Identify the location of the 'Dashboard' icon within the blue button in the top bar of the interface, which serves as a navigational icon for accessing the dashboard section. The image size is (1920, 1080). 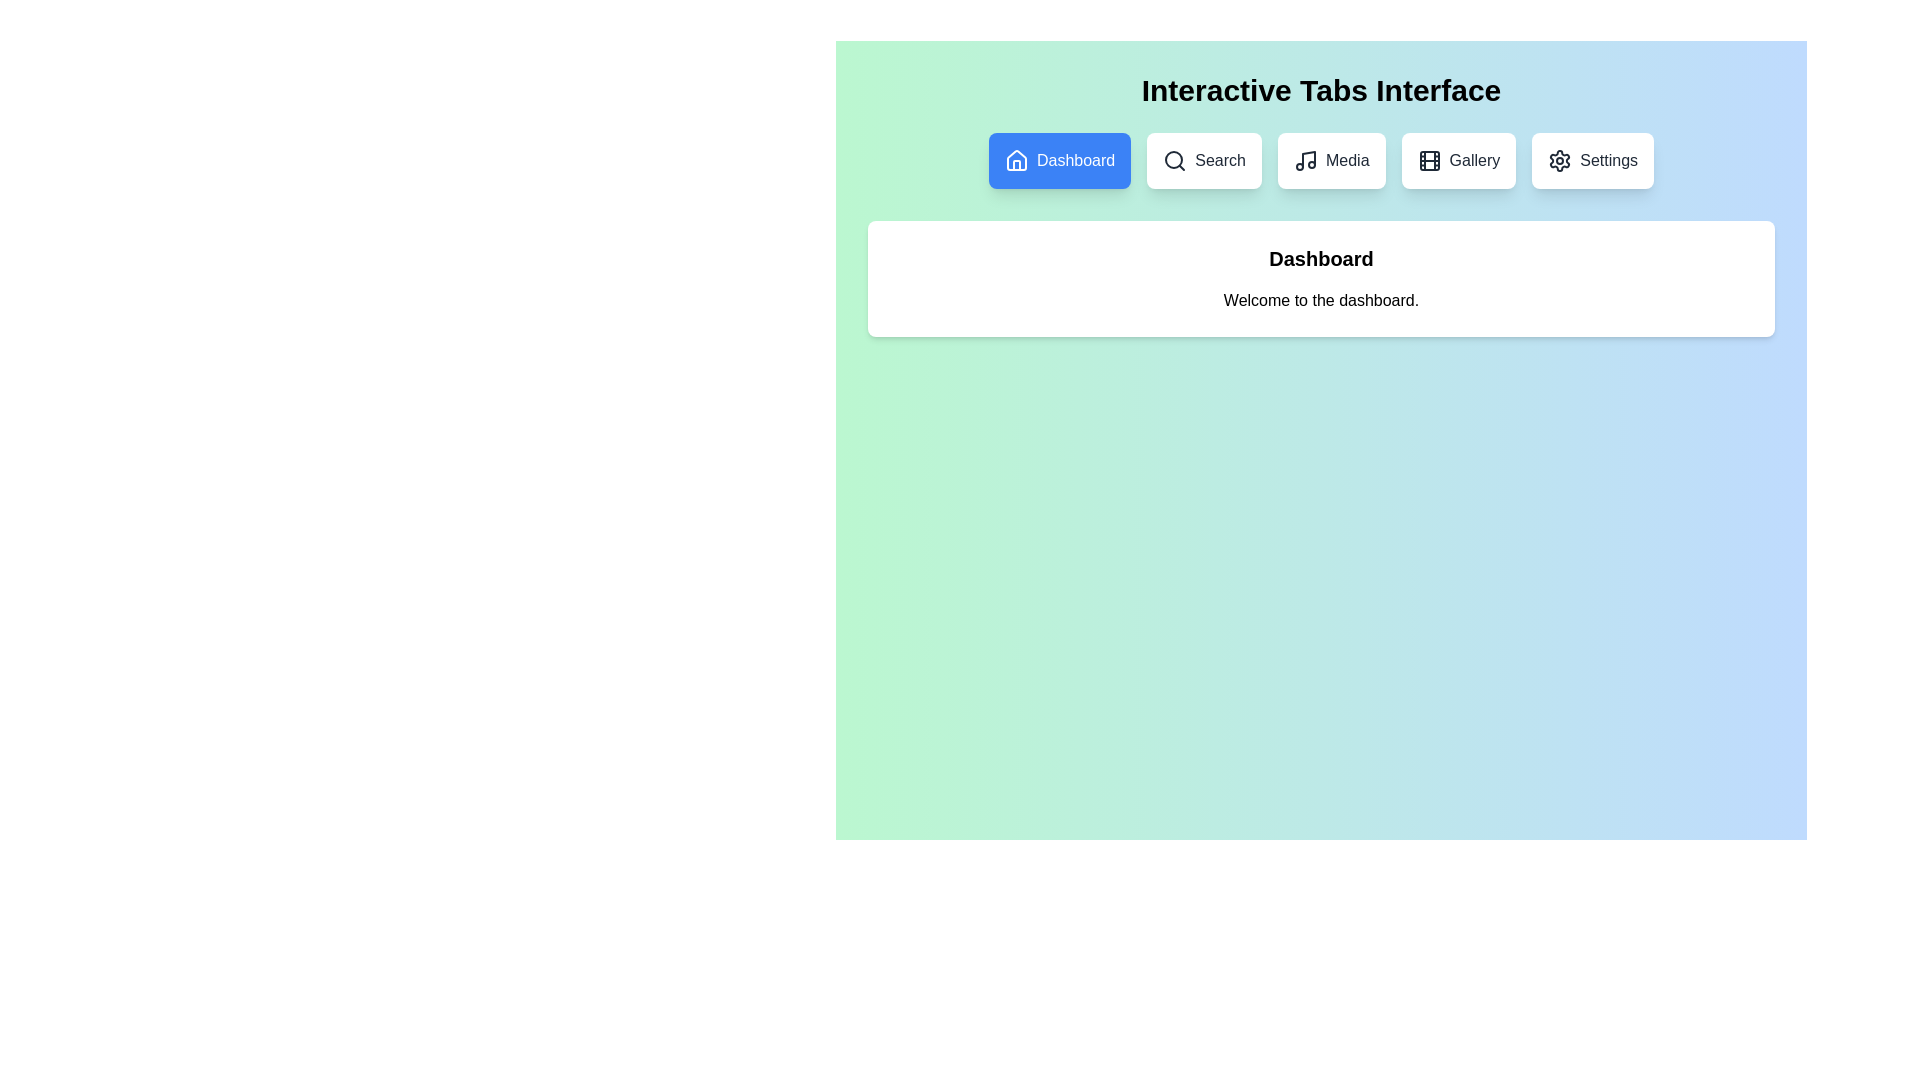
(1017, 159).